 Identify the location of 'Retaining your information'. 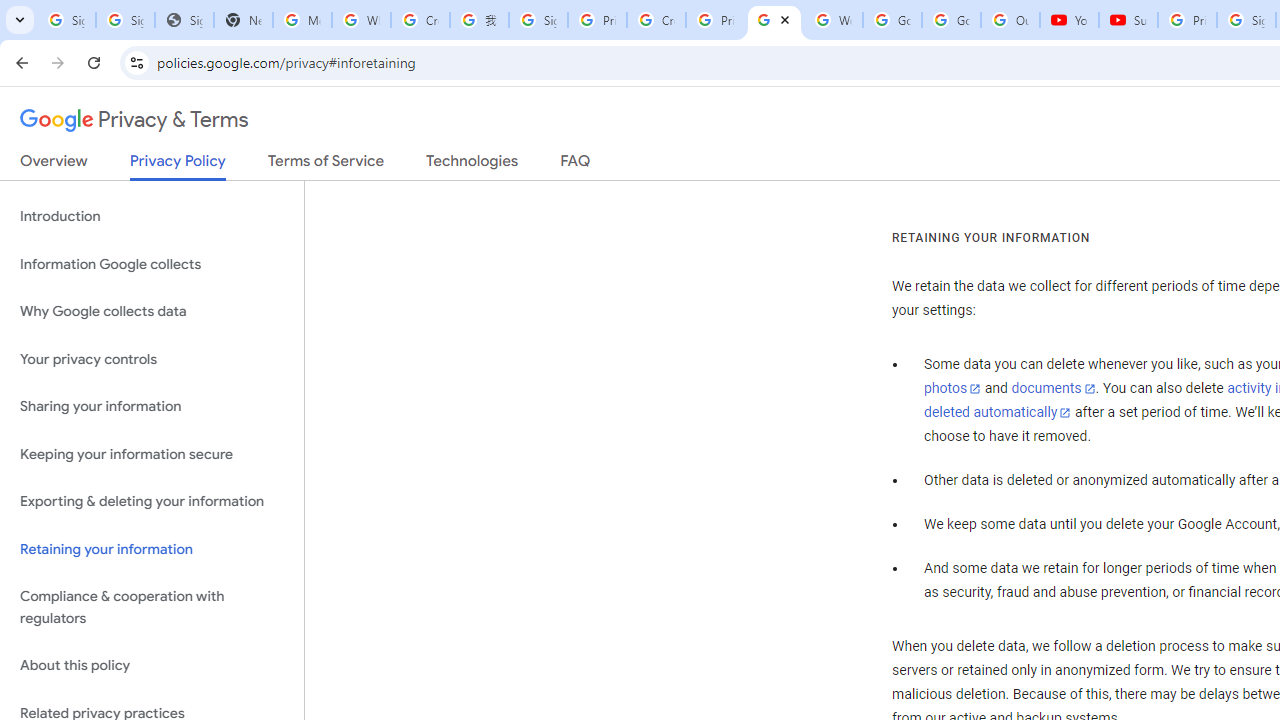
(151, 549).